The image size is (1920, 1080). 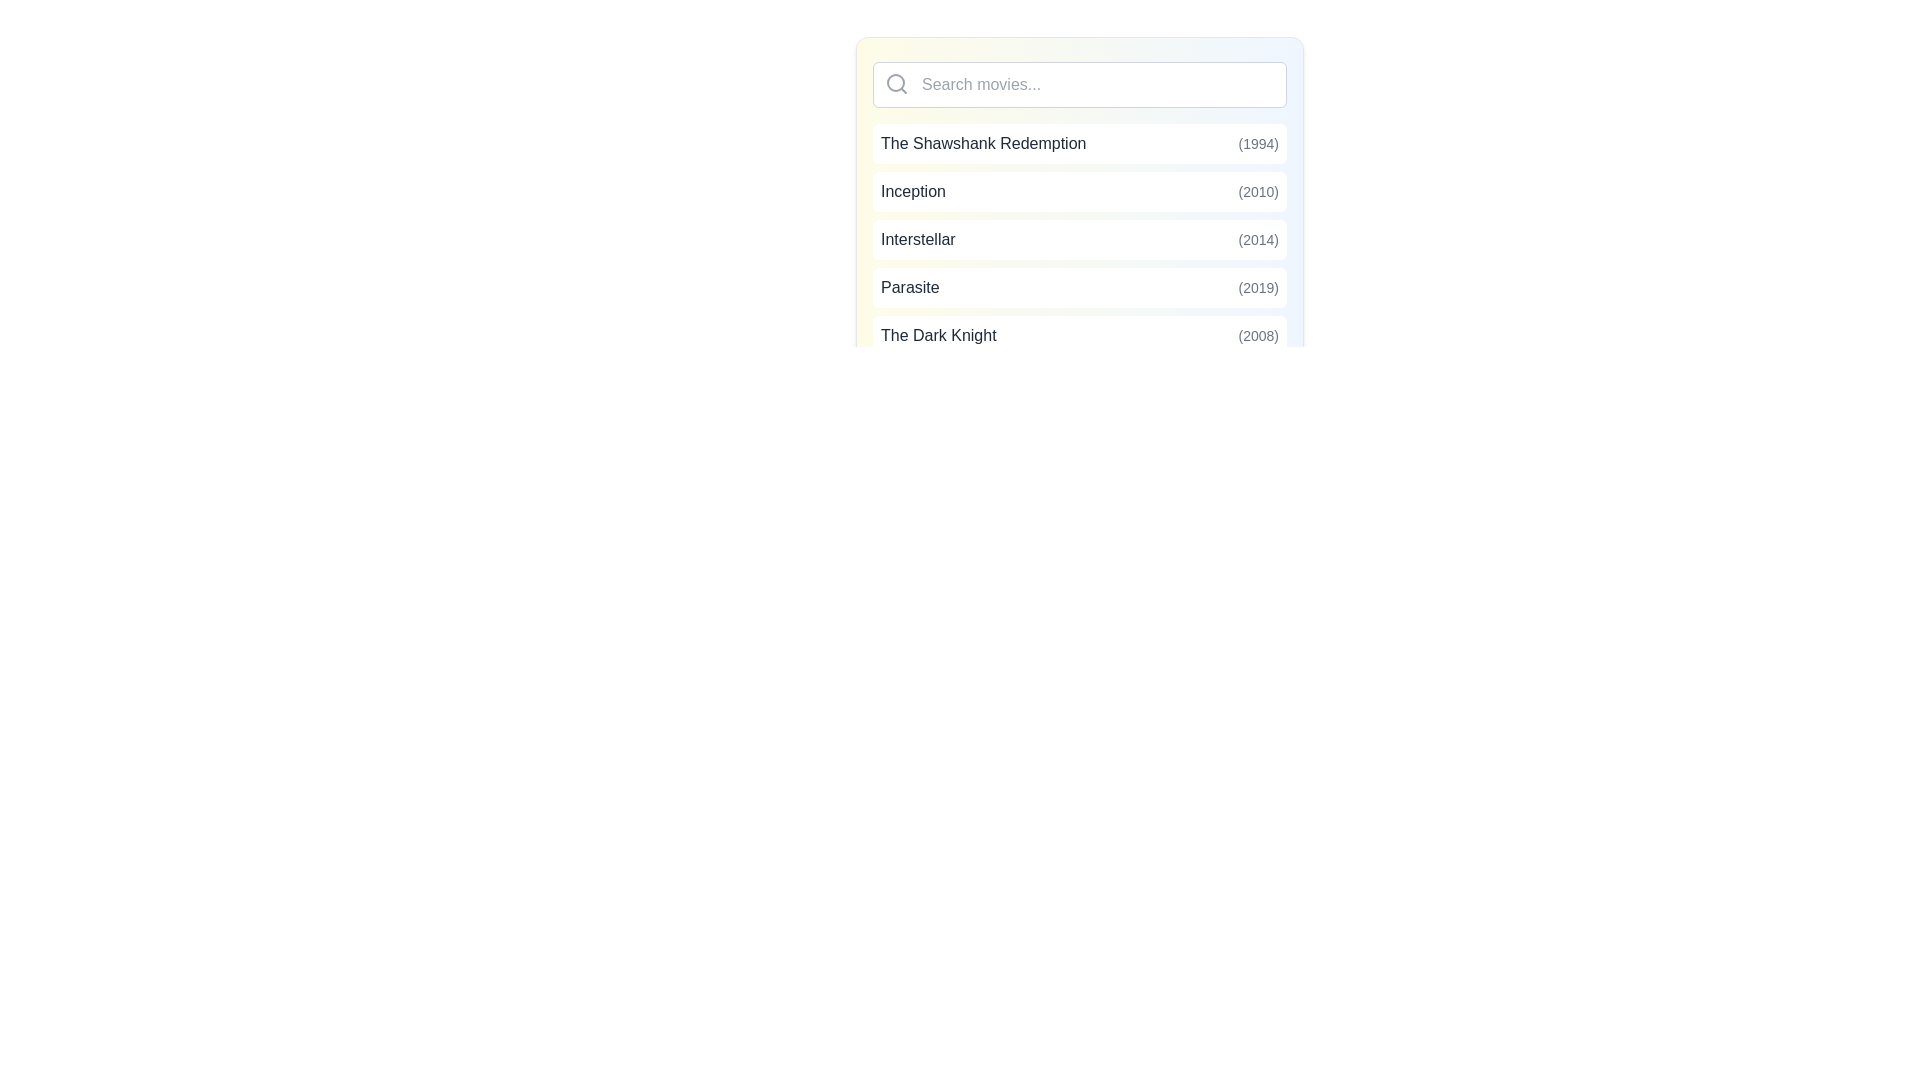 What do you see at coordinates (1257, 288) in the screenshot?
I see `the small, gray text label displaying '(2019)' located to the right of the 'Parasite' title` at bounding box center [1257, 288].